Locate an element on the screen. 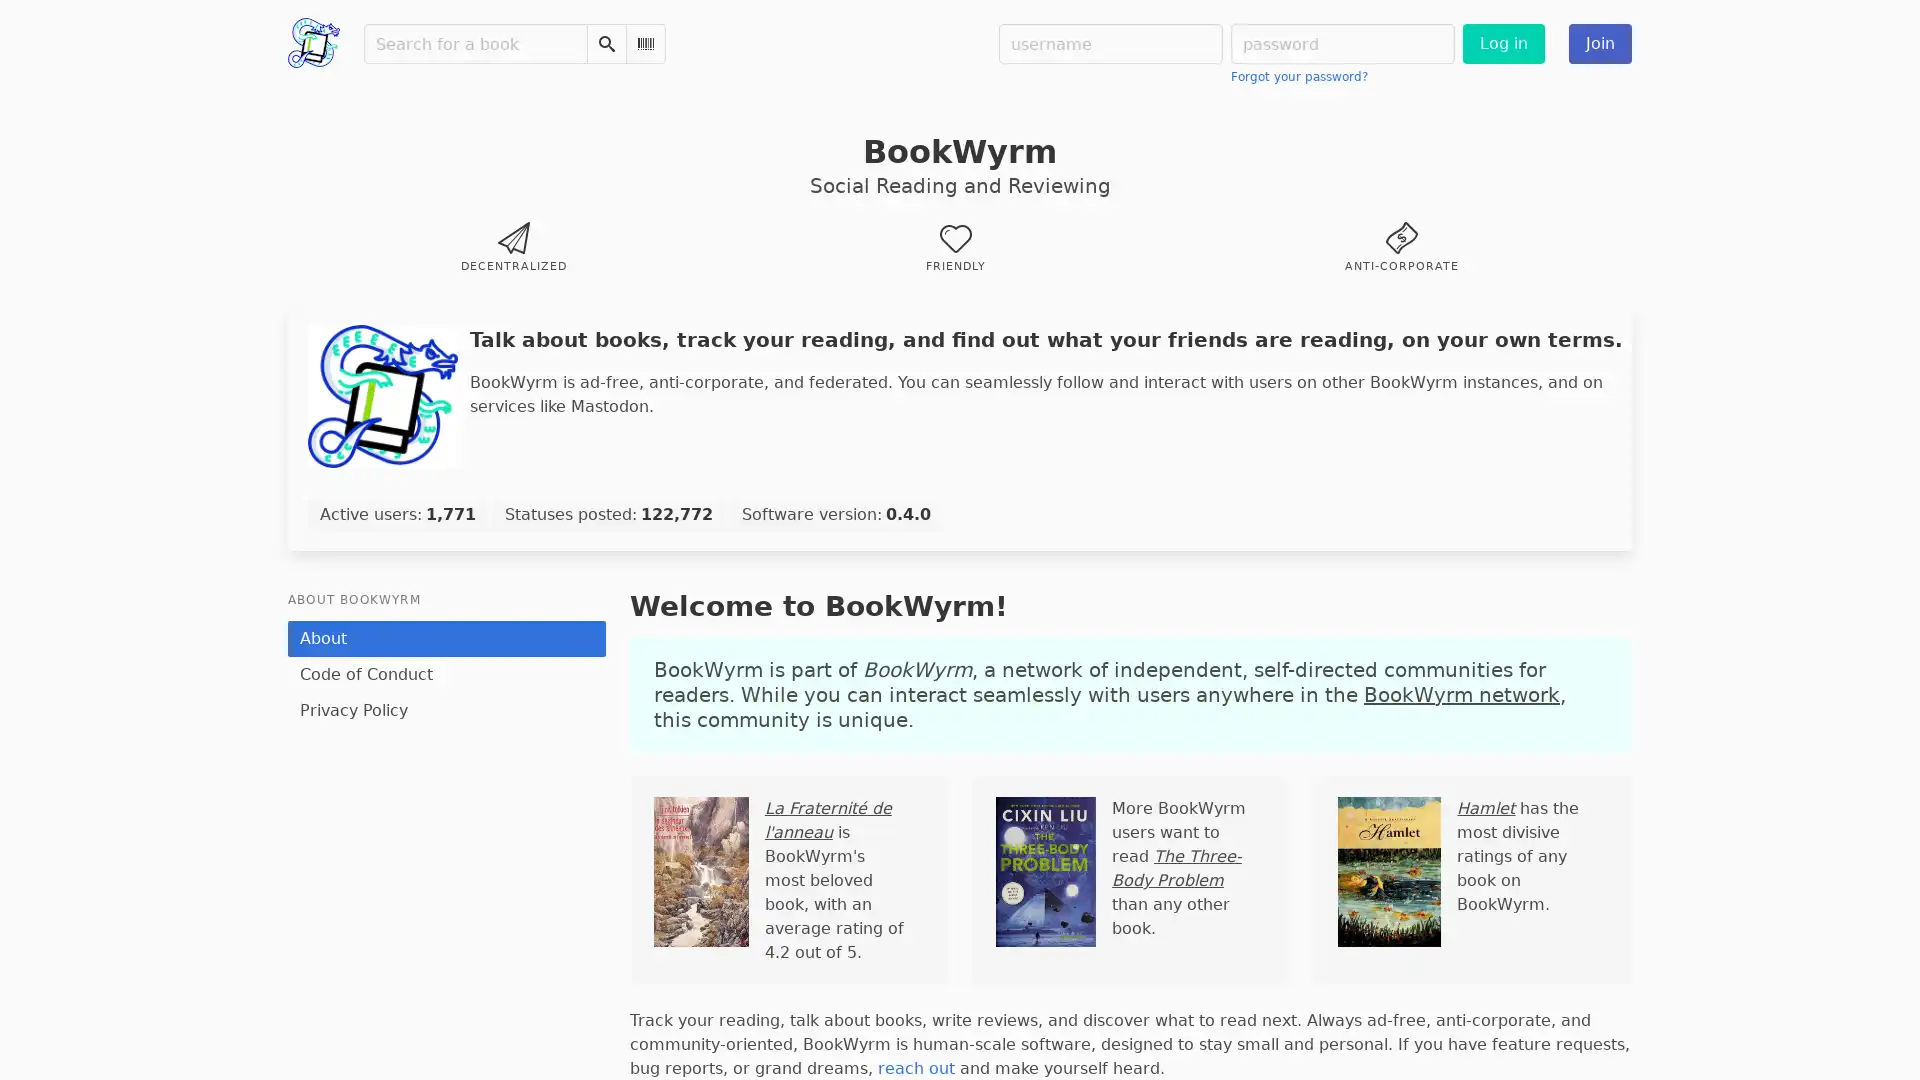 This screenshot has width=1920, height=1080. Scan Barcode is located at coordinates (646, 43).